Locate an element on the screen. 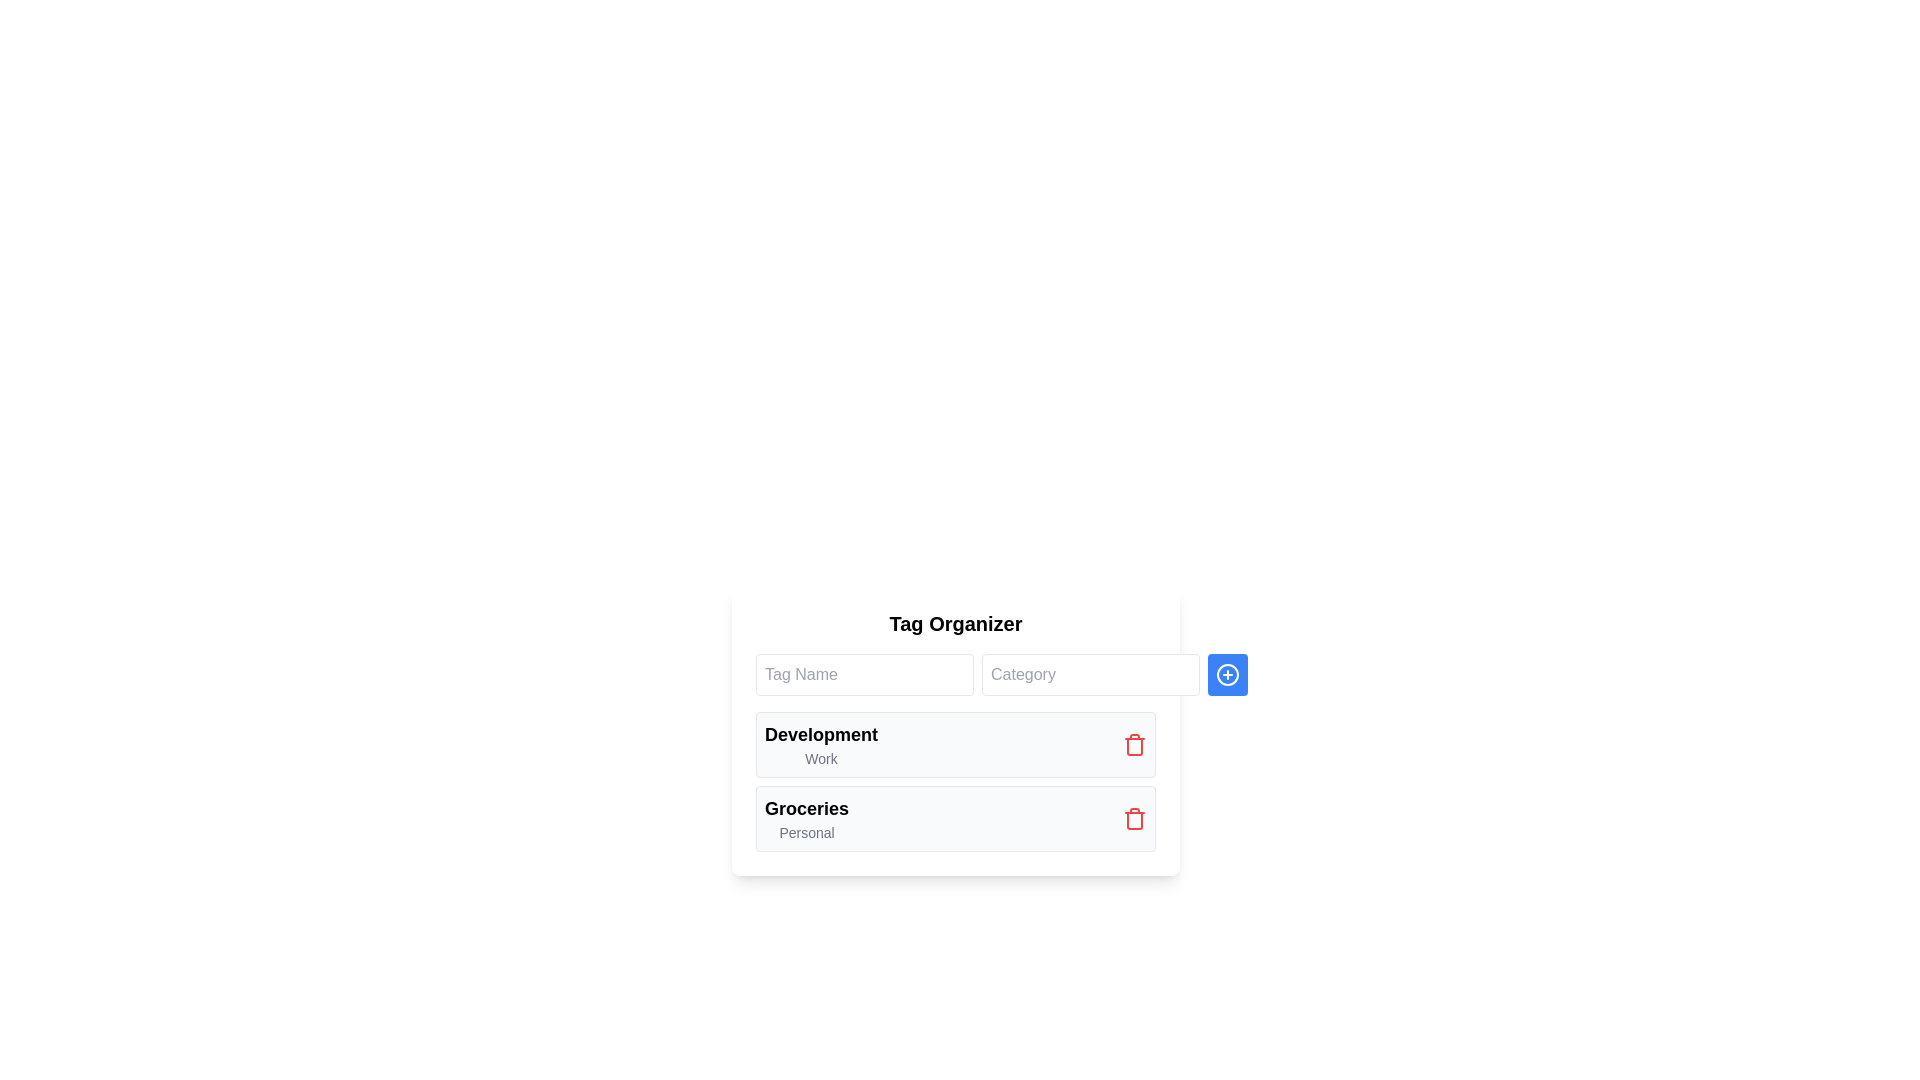  the 'Groceries' text label, which is bold and larger in size is located at coordinates (806, 808).